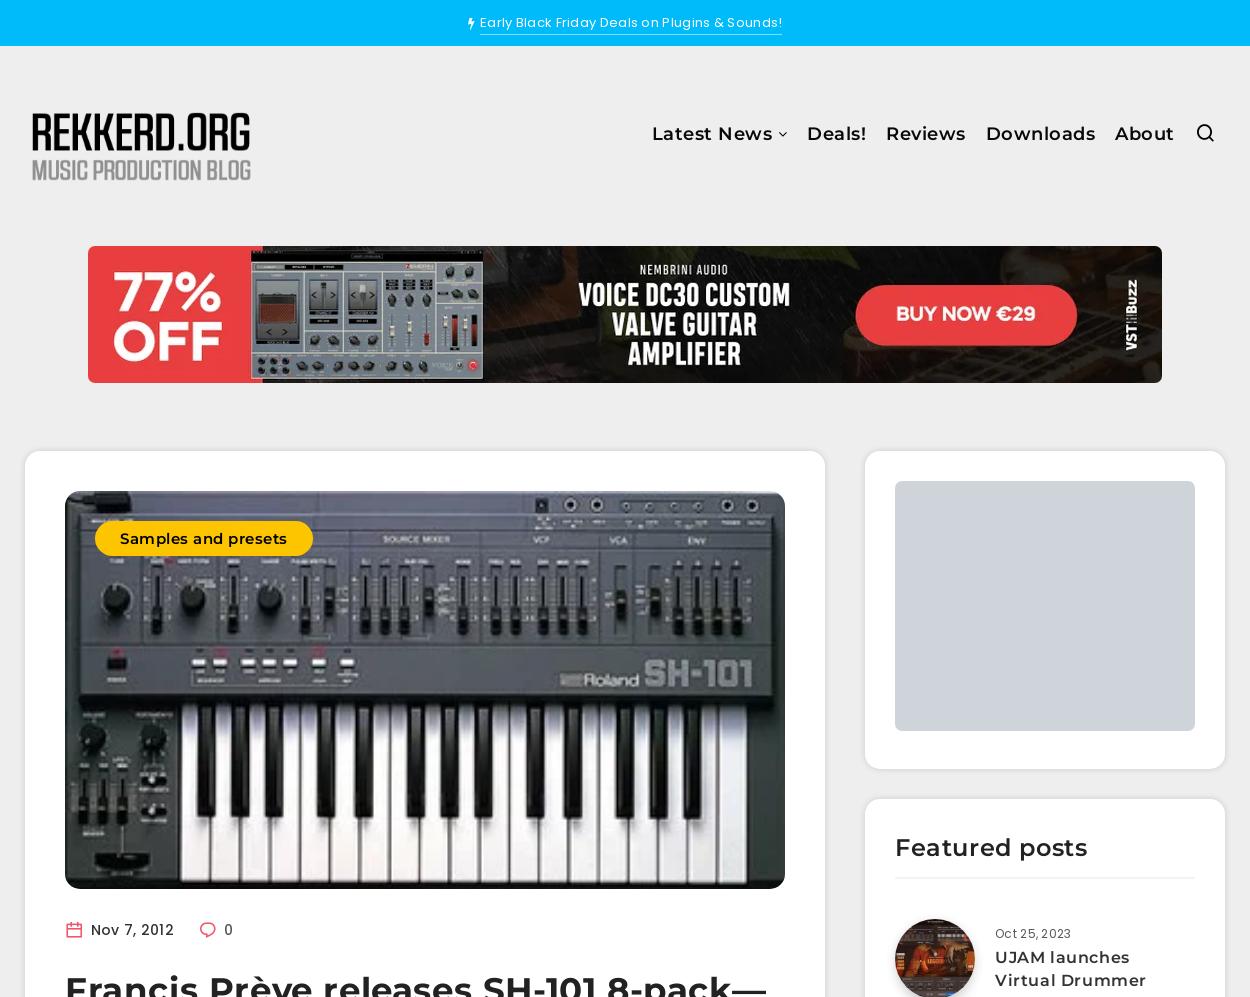  I want to click on 'Latest News', so click(710, 133).